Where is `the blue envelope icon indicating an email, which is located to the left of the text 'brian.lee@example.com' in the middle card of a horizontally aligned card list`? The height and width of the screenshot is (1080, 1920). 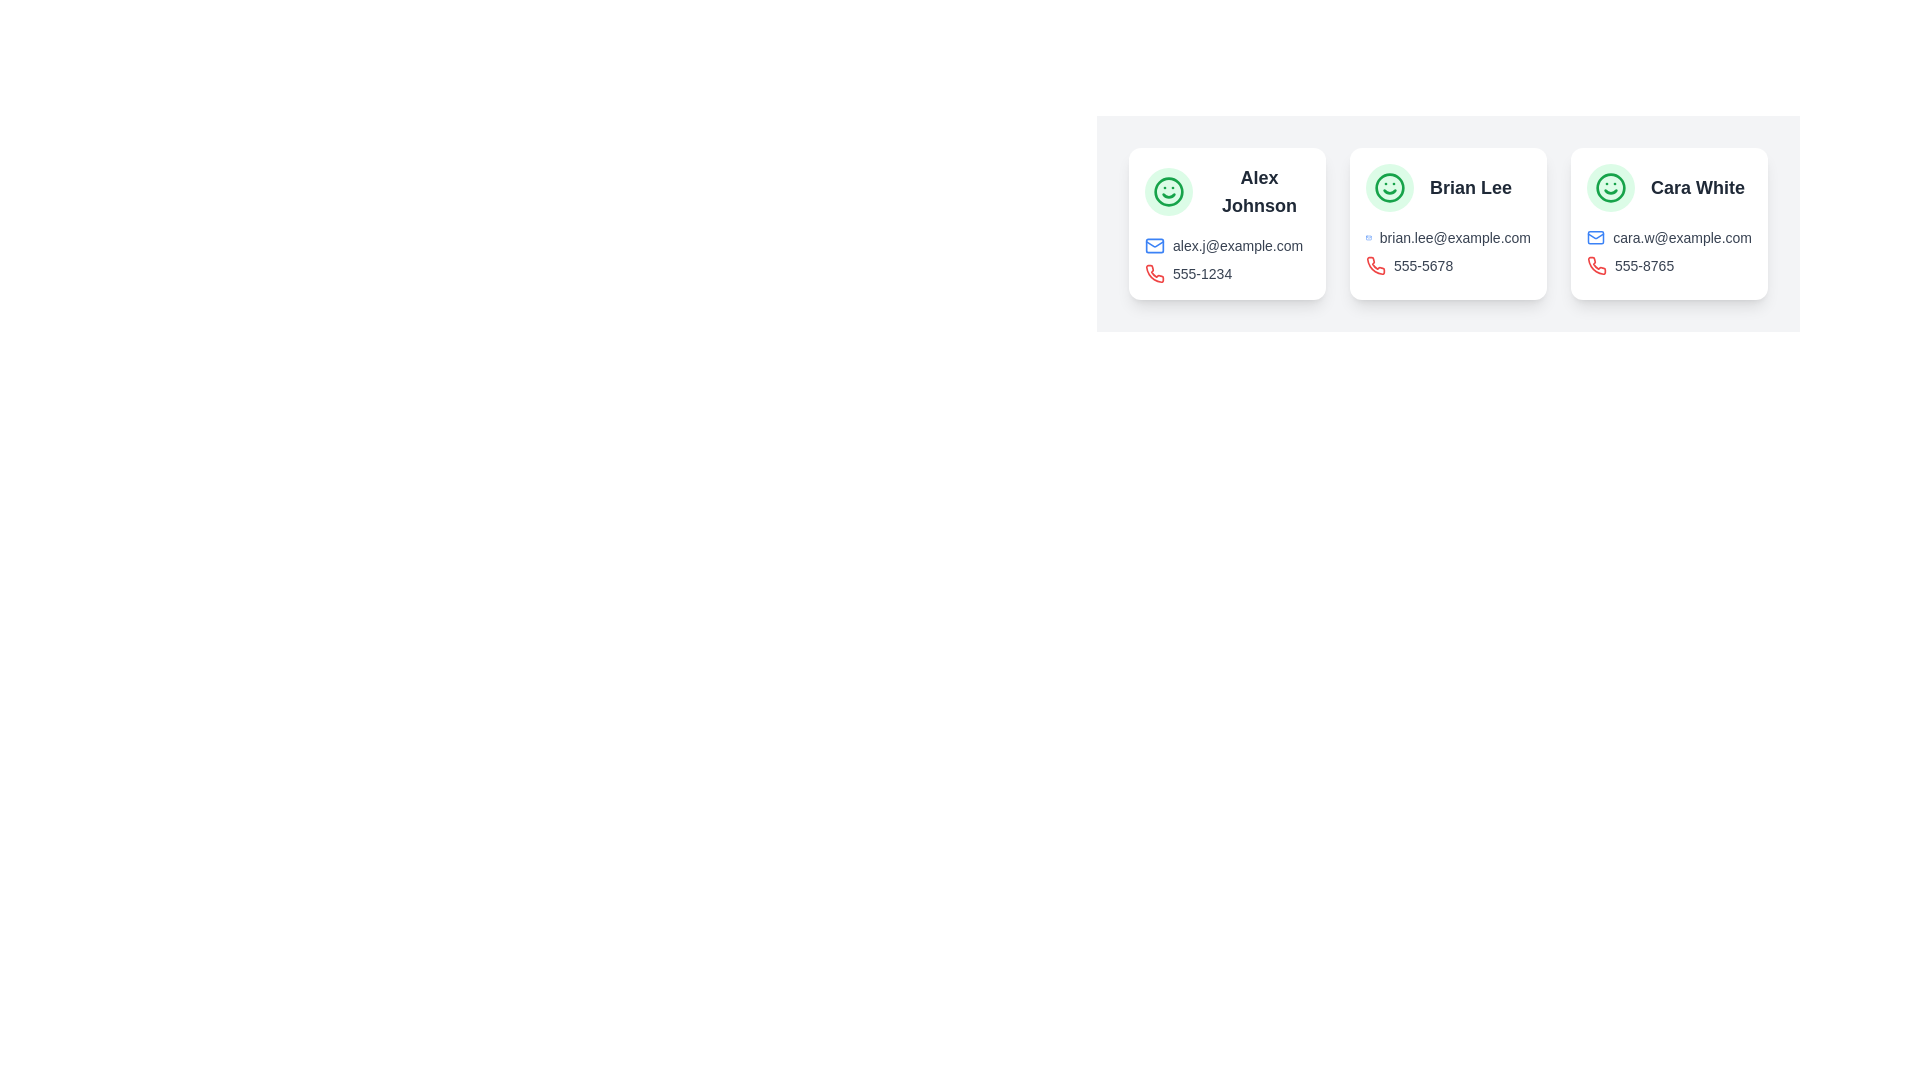
the blue envelope icon indicating an email, which is located to the left of the text 'brian.lee@example.com' in the middle card of a horizontally aligned card list is located at coordinates (1367, 237).